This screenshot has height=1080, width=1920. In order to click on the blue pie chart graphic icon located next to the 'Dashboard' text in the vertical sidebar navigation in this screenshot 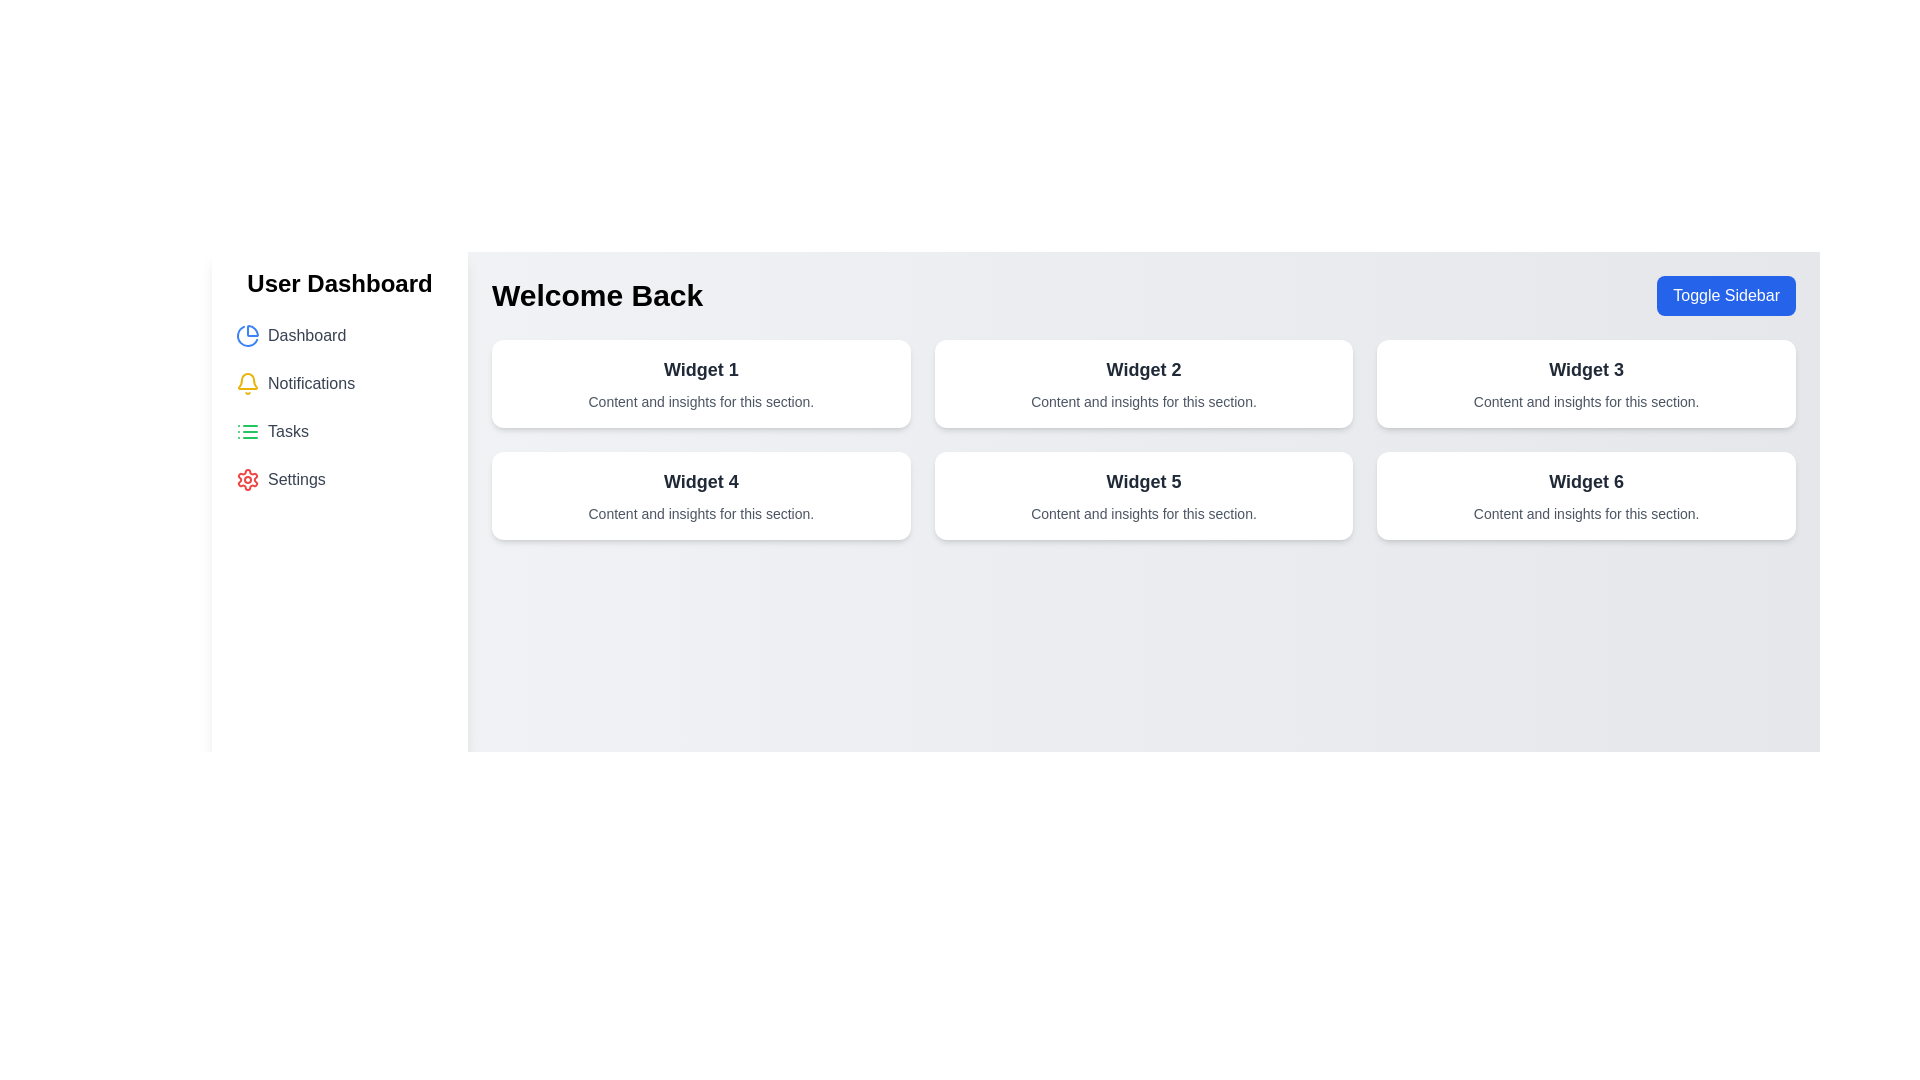, I will do `click(246, 335)`.